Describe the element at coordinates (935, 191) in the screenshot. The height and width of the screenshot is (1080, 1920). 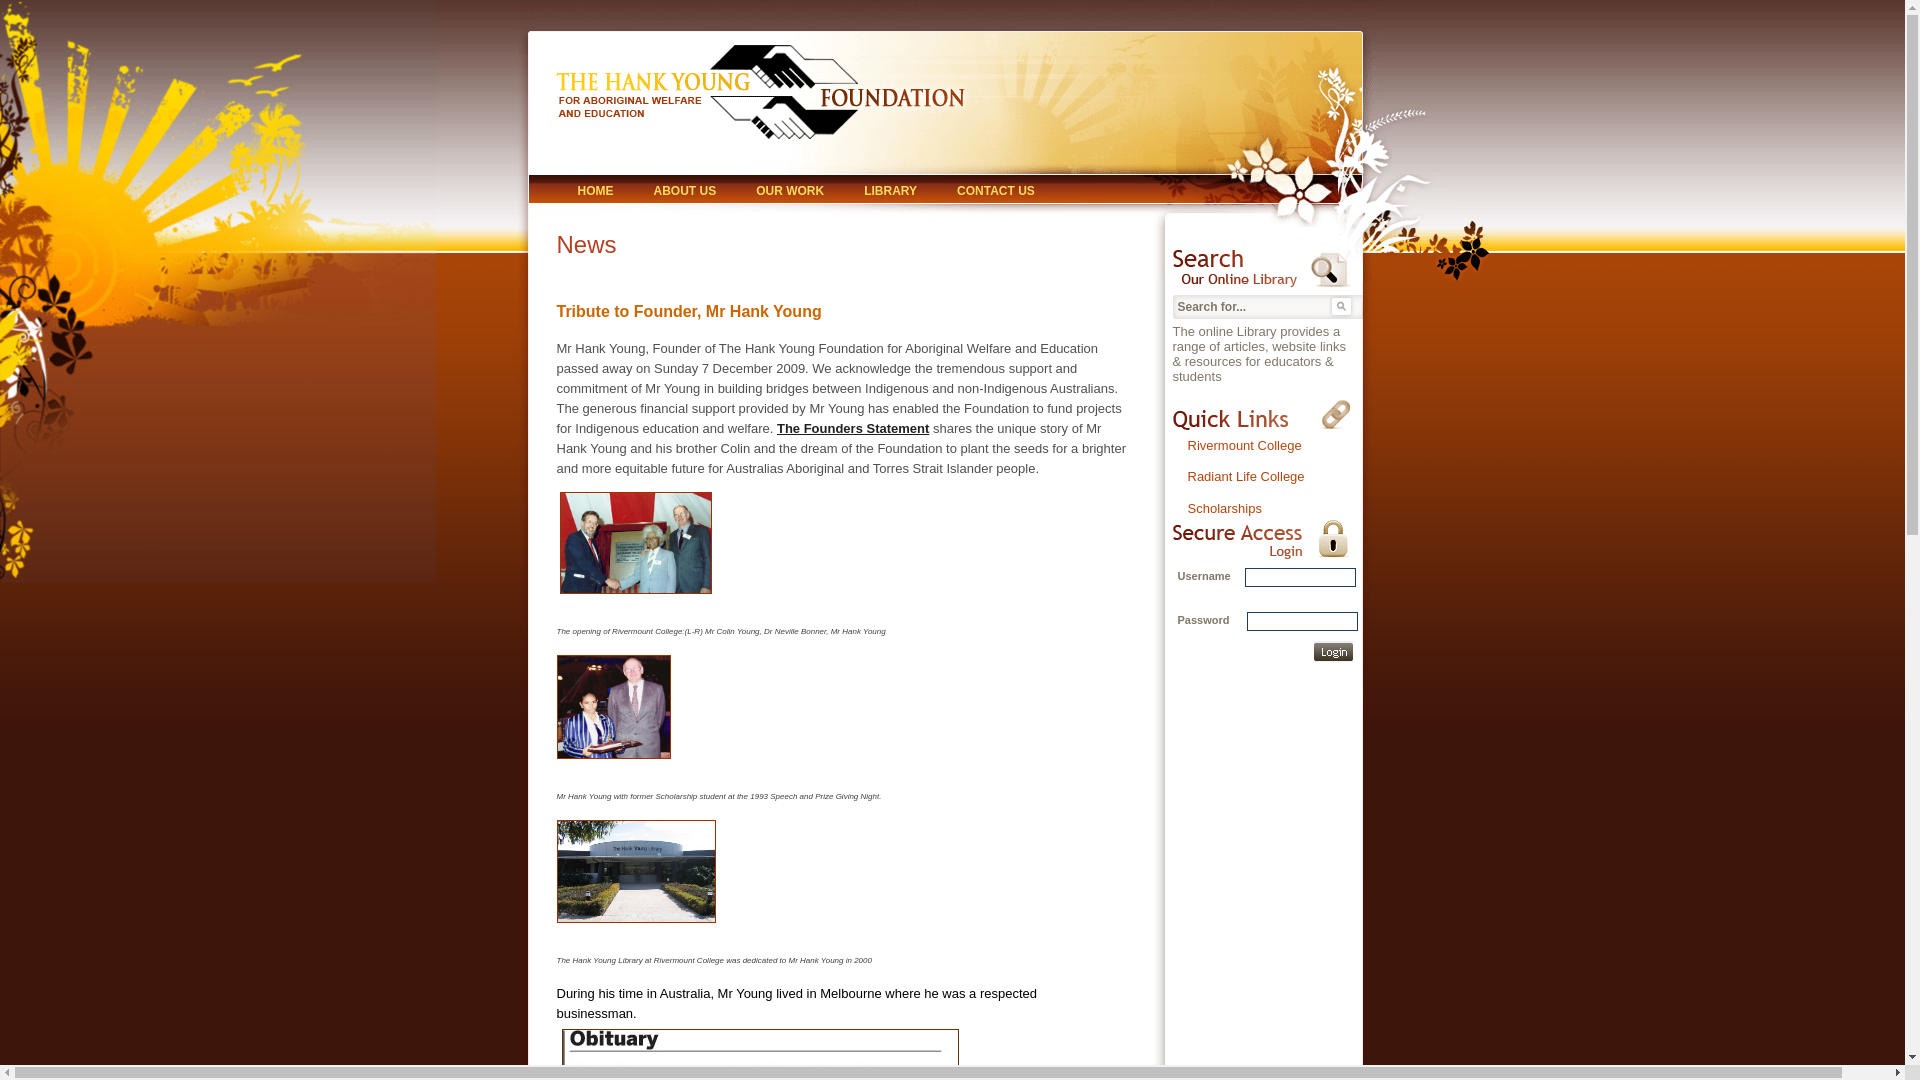
I see `'CONTACT US'` at that location.